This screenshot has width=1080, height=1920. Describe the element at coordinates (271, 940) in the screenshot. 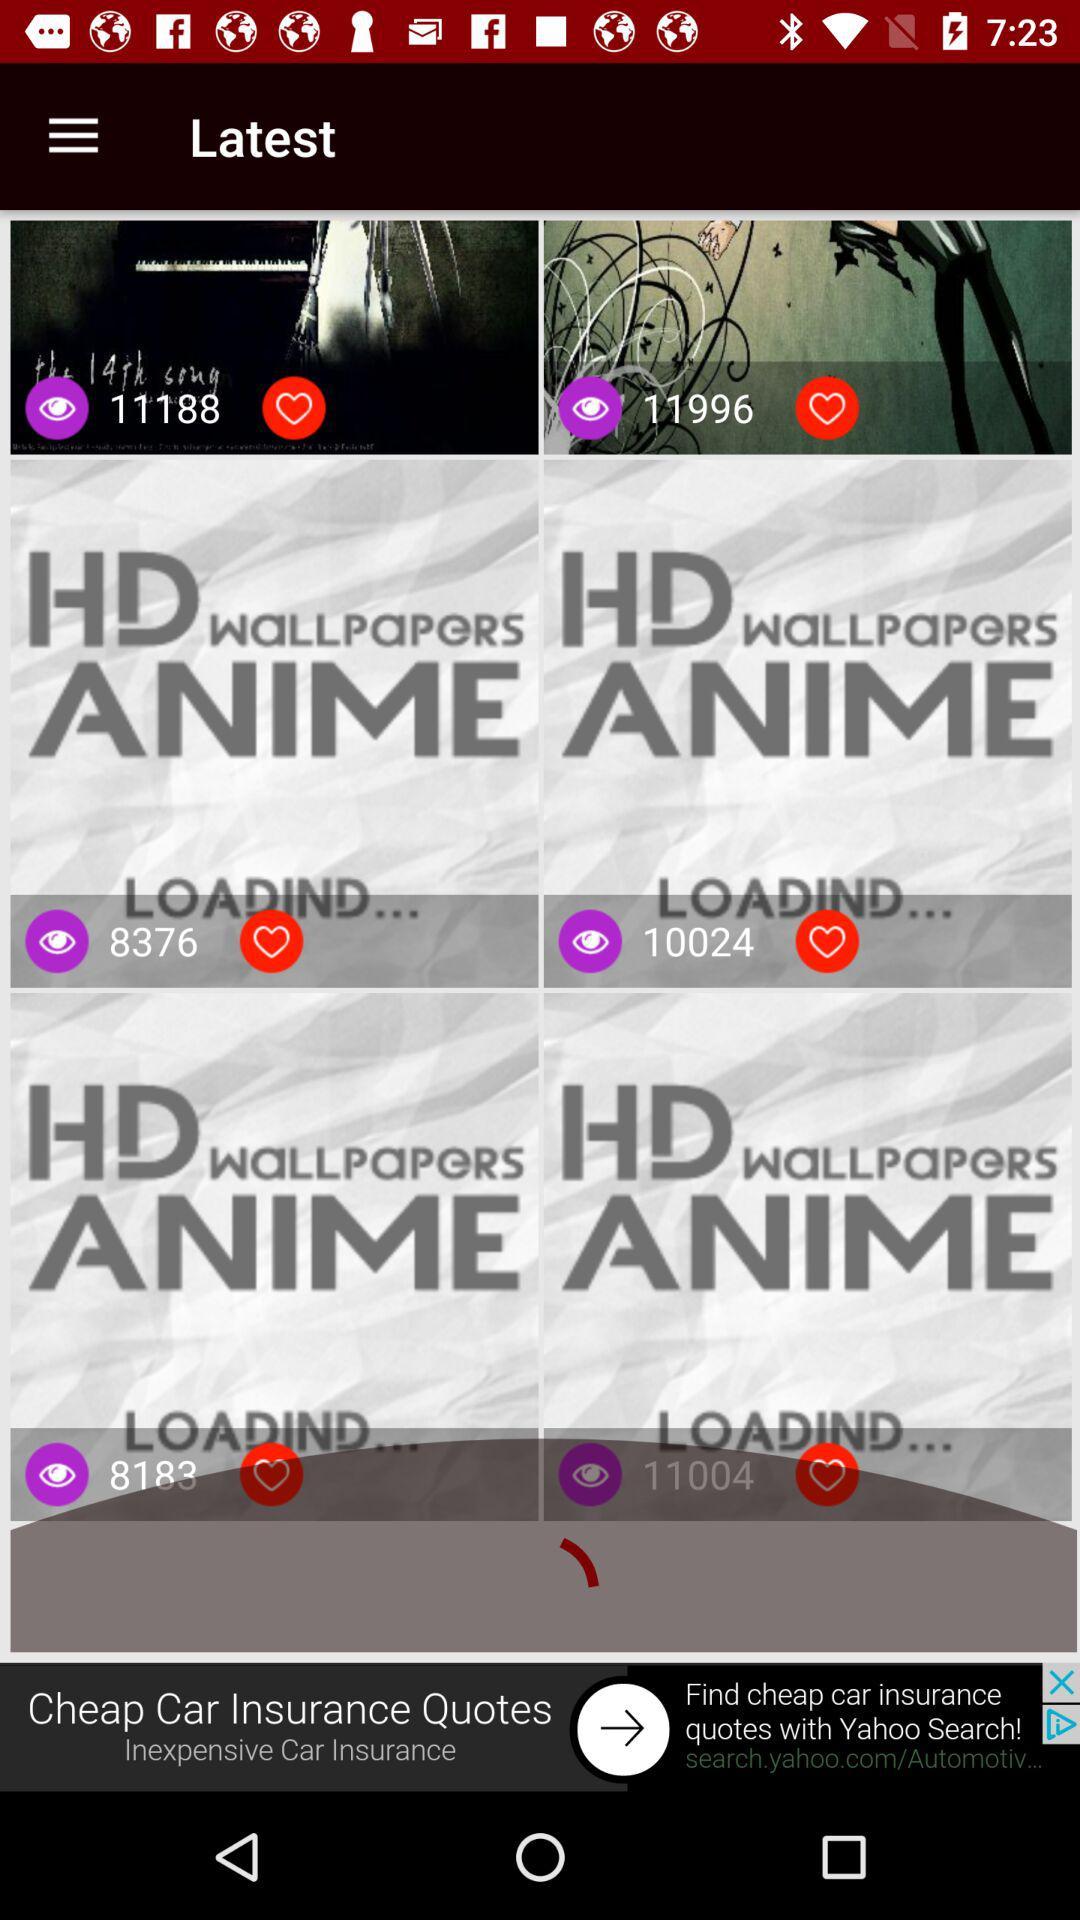

I see `like wallpaper` at that location.